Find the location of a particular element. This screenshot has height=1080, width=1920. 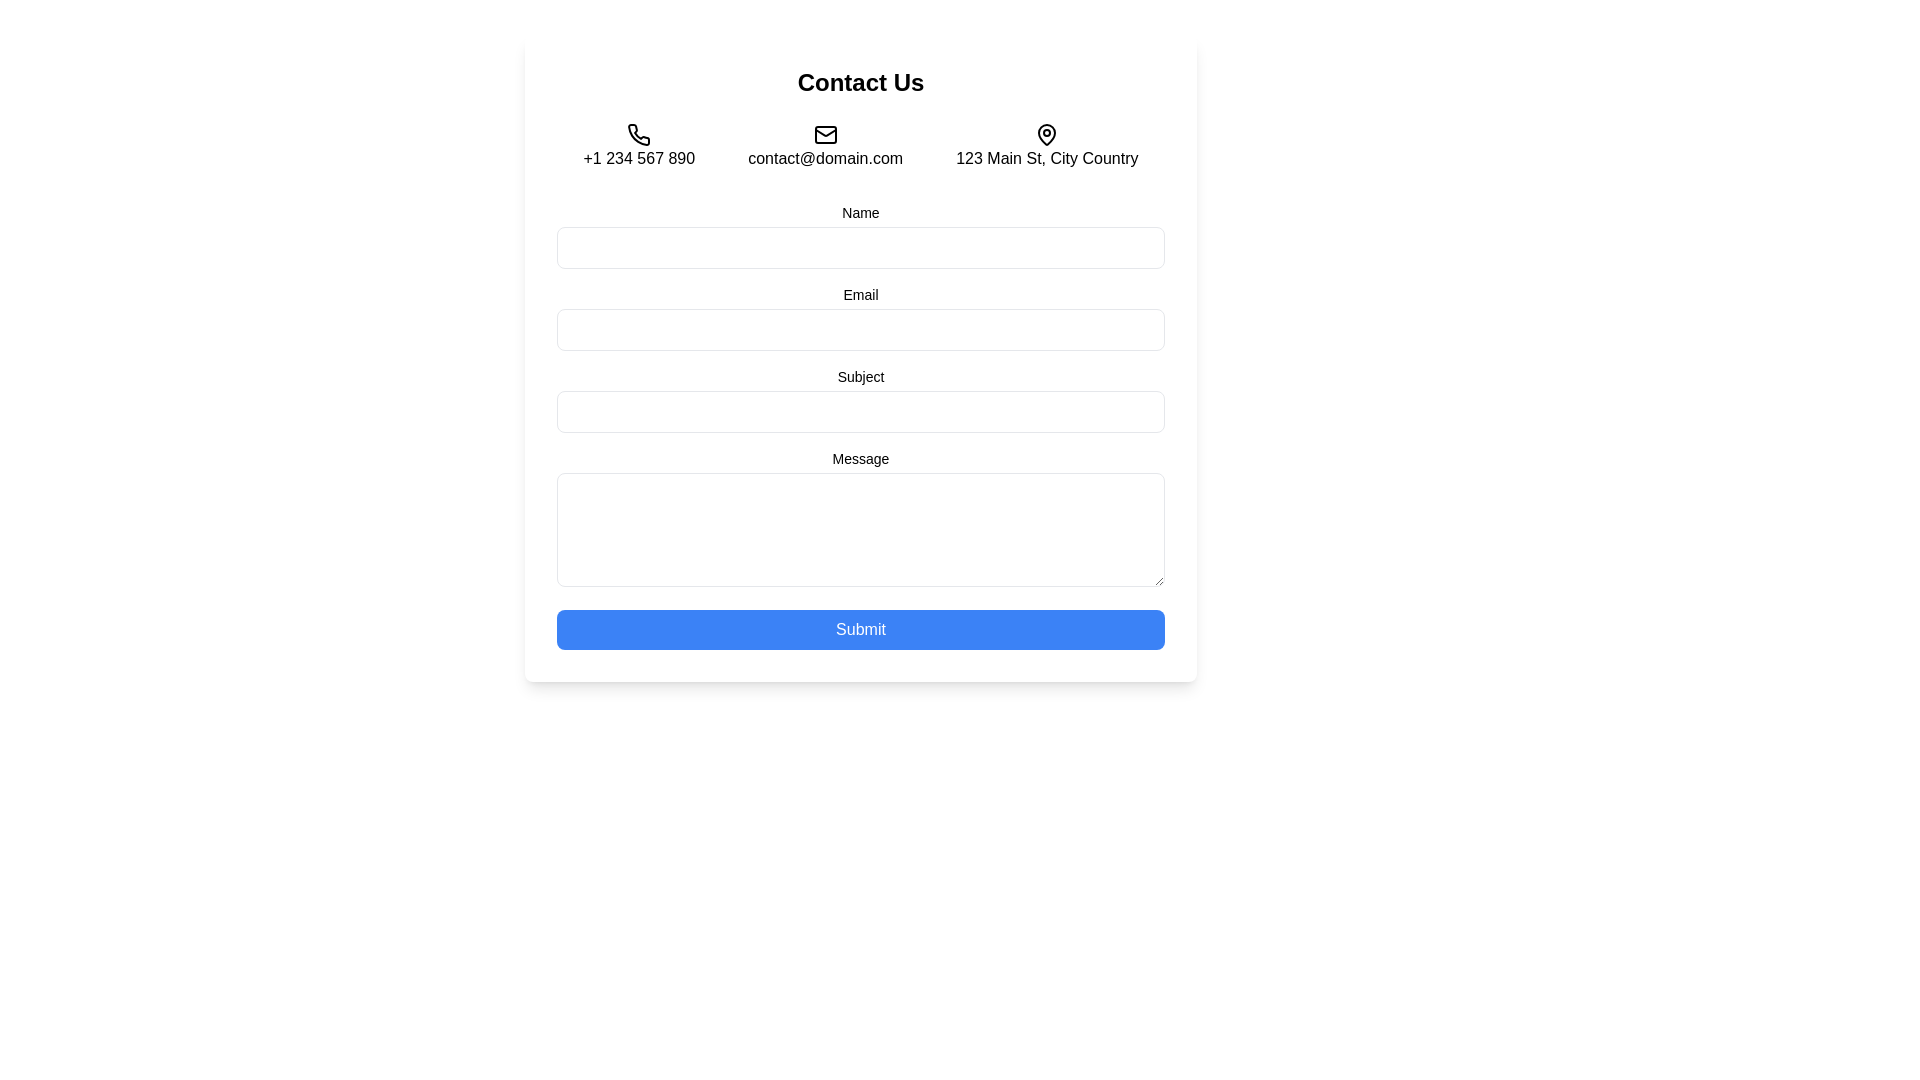

the submit button located at the bottom of the form, which allows users to submit data. This action will change its background color is located at coordinates (860, 628).